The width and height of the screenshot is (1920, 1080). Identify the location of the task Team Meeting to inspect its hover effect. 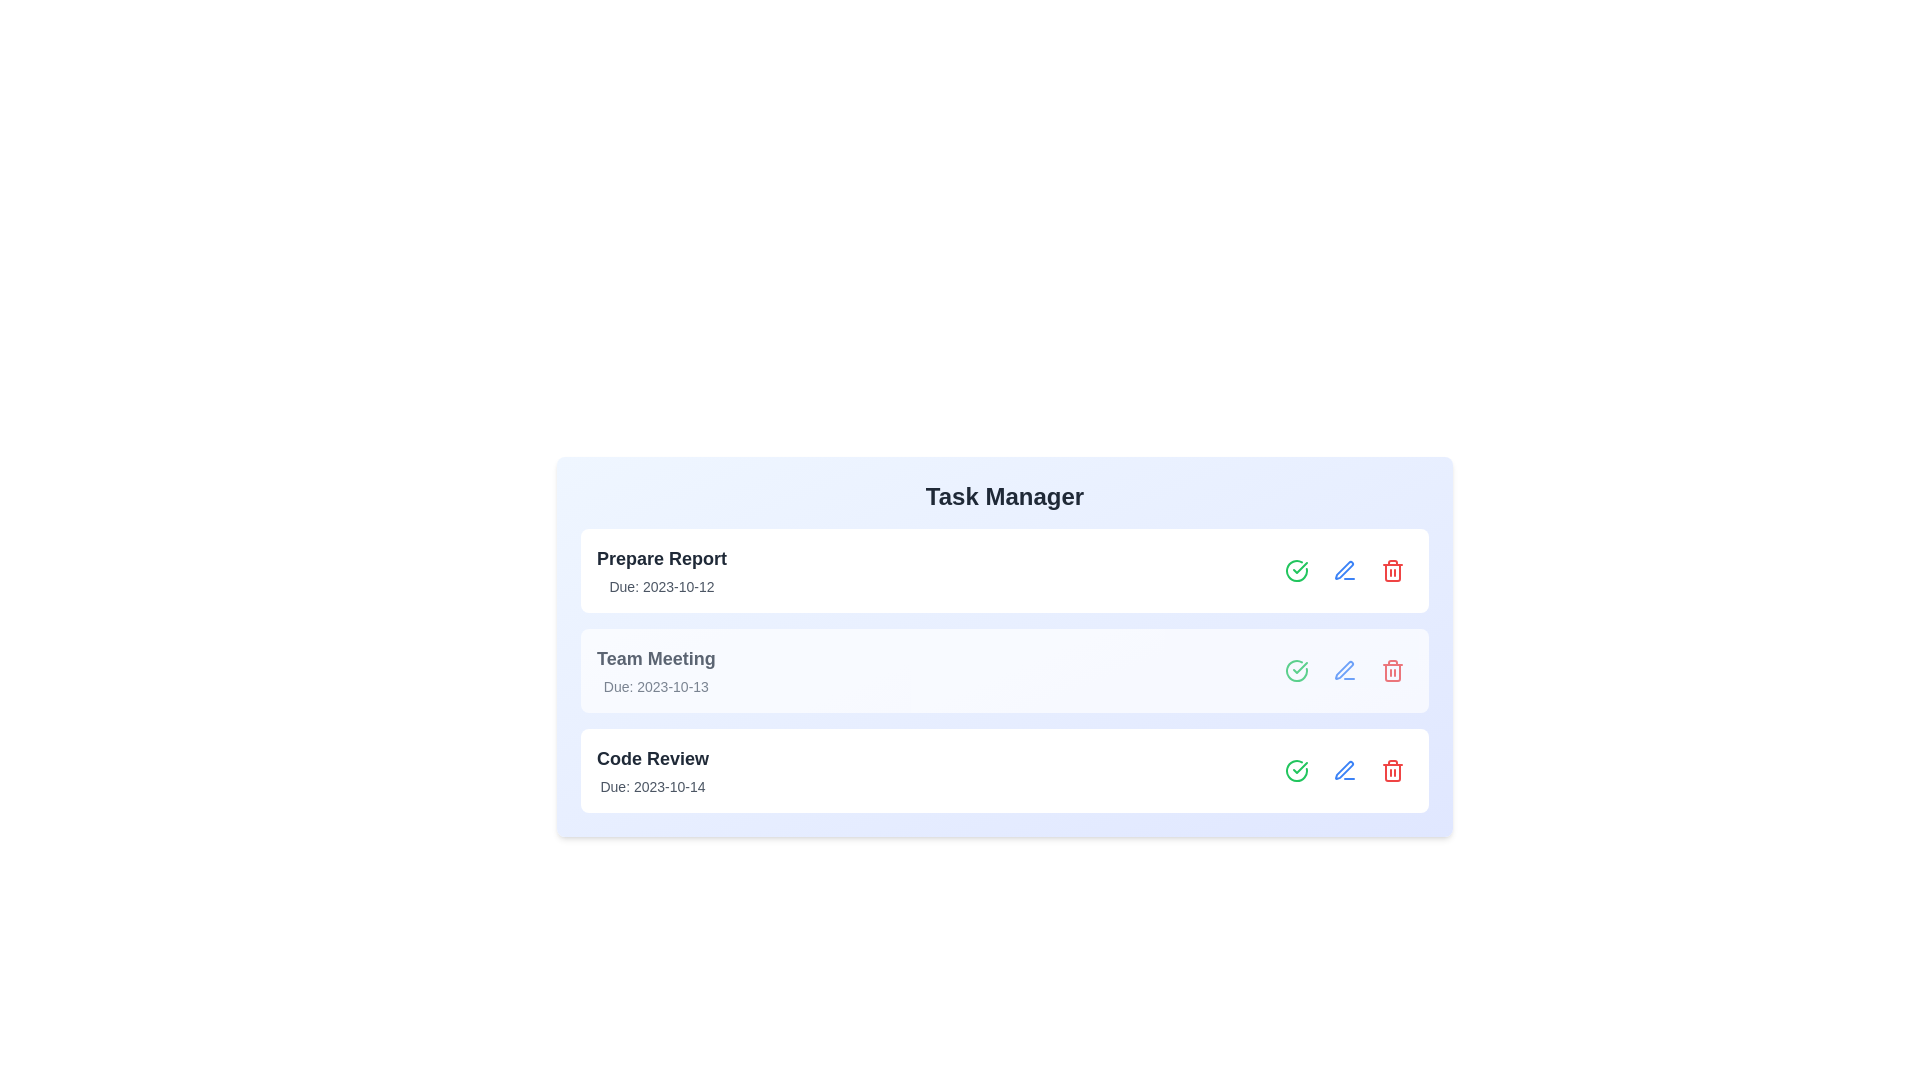
(1004, 671).